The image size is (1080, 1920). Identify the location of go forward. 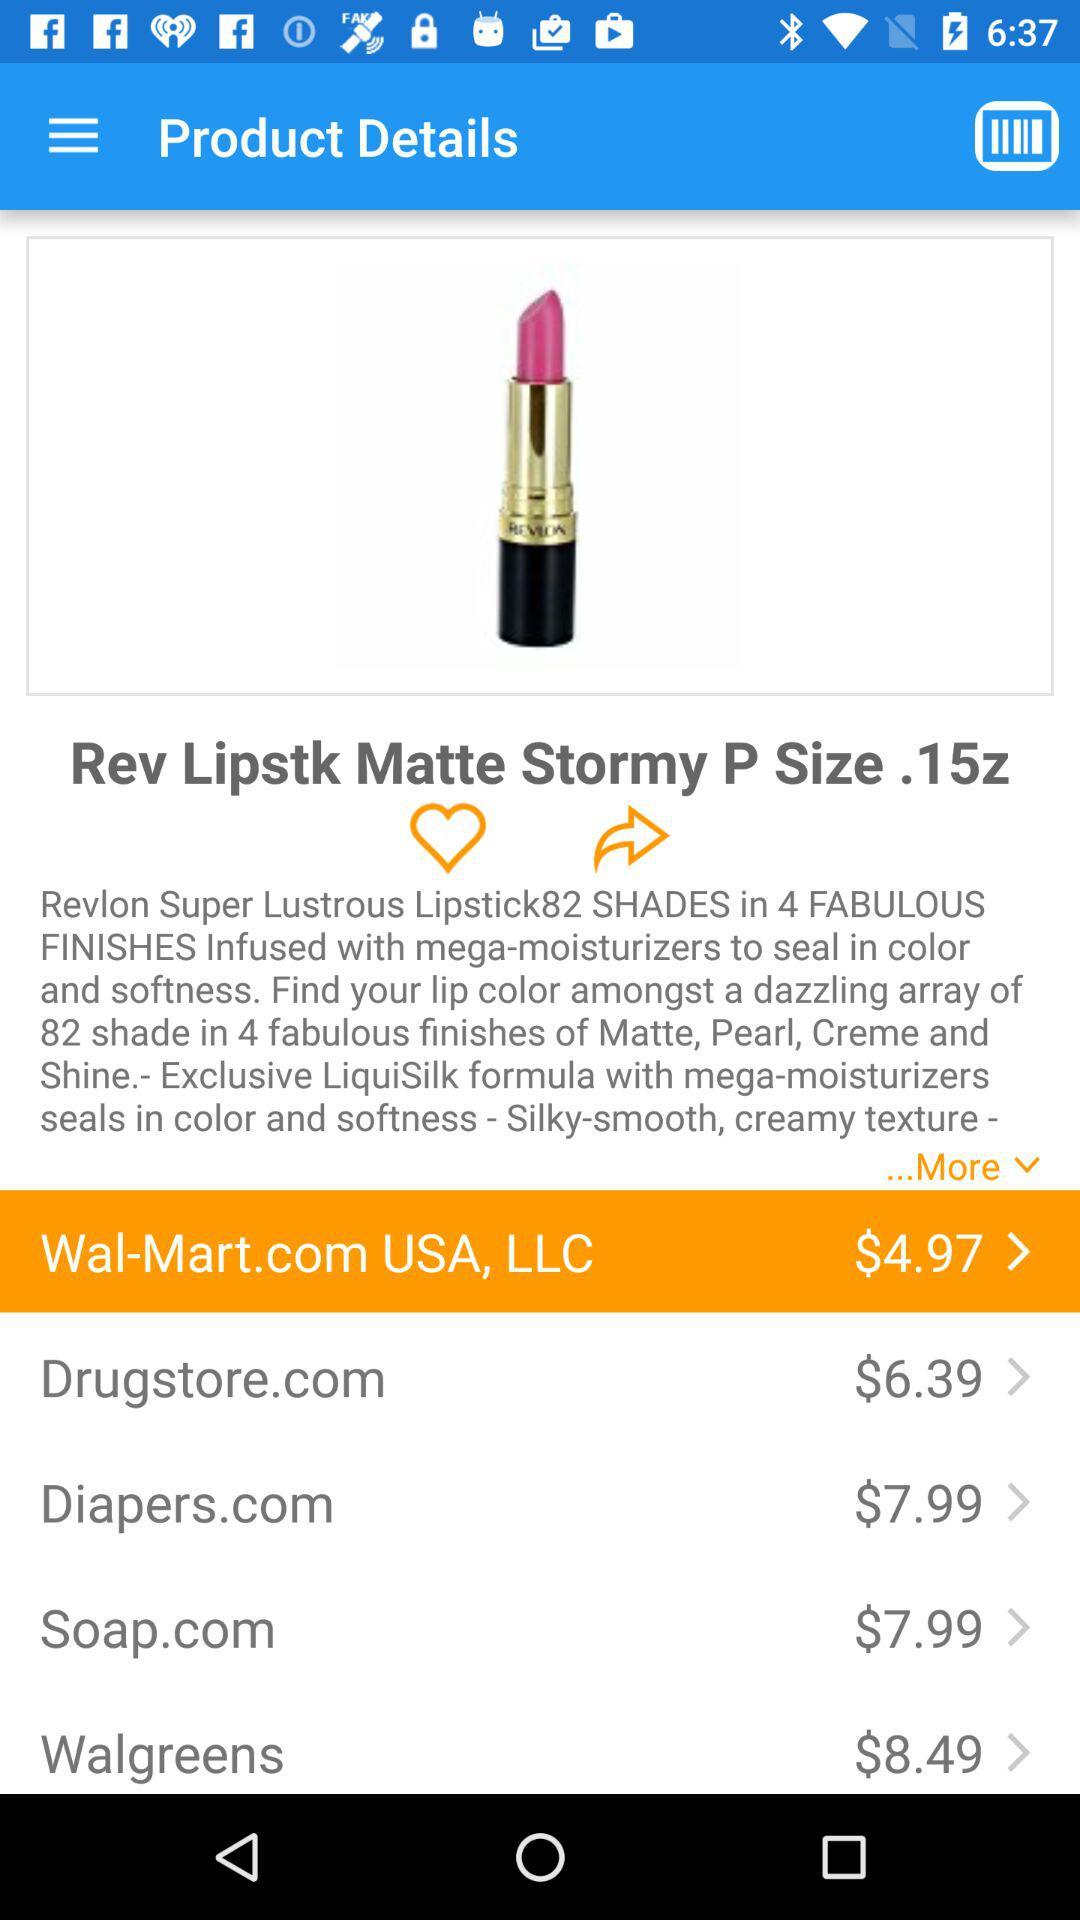
(631, 838).